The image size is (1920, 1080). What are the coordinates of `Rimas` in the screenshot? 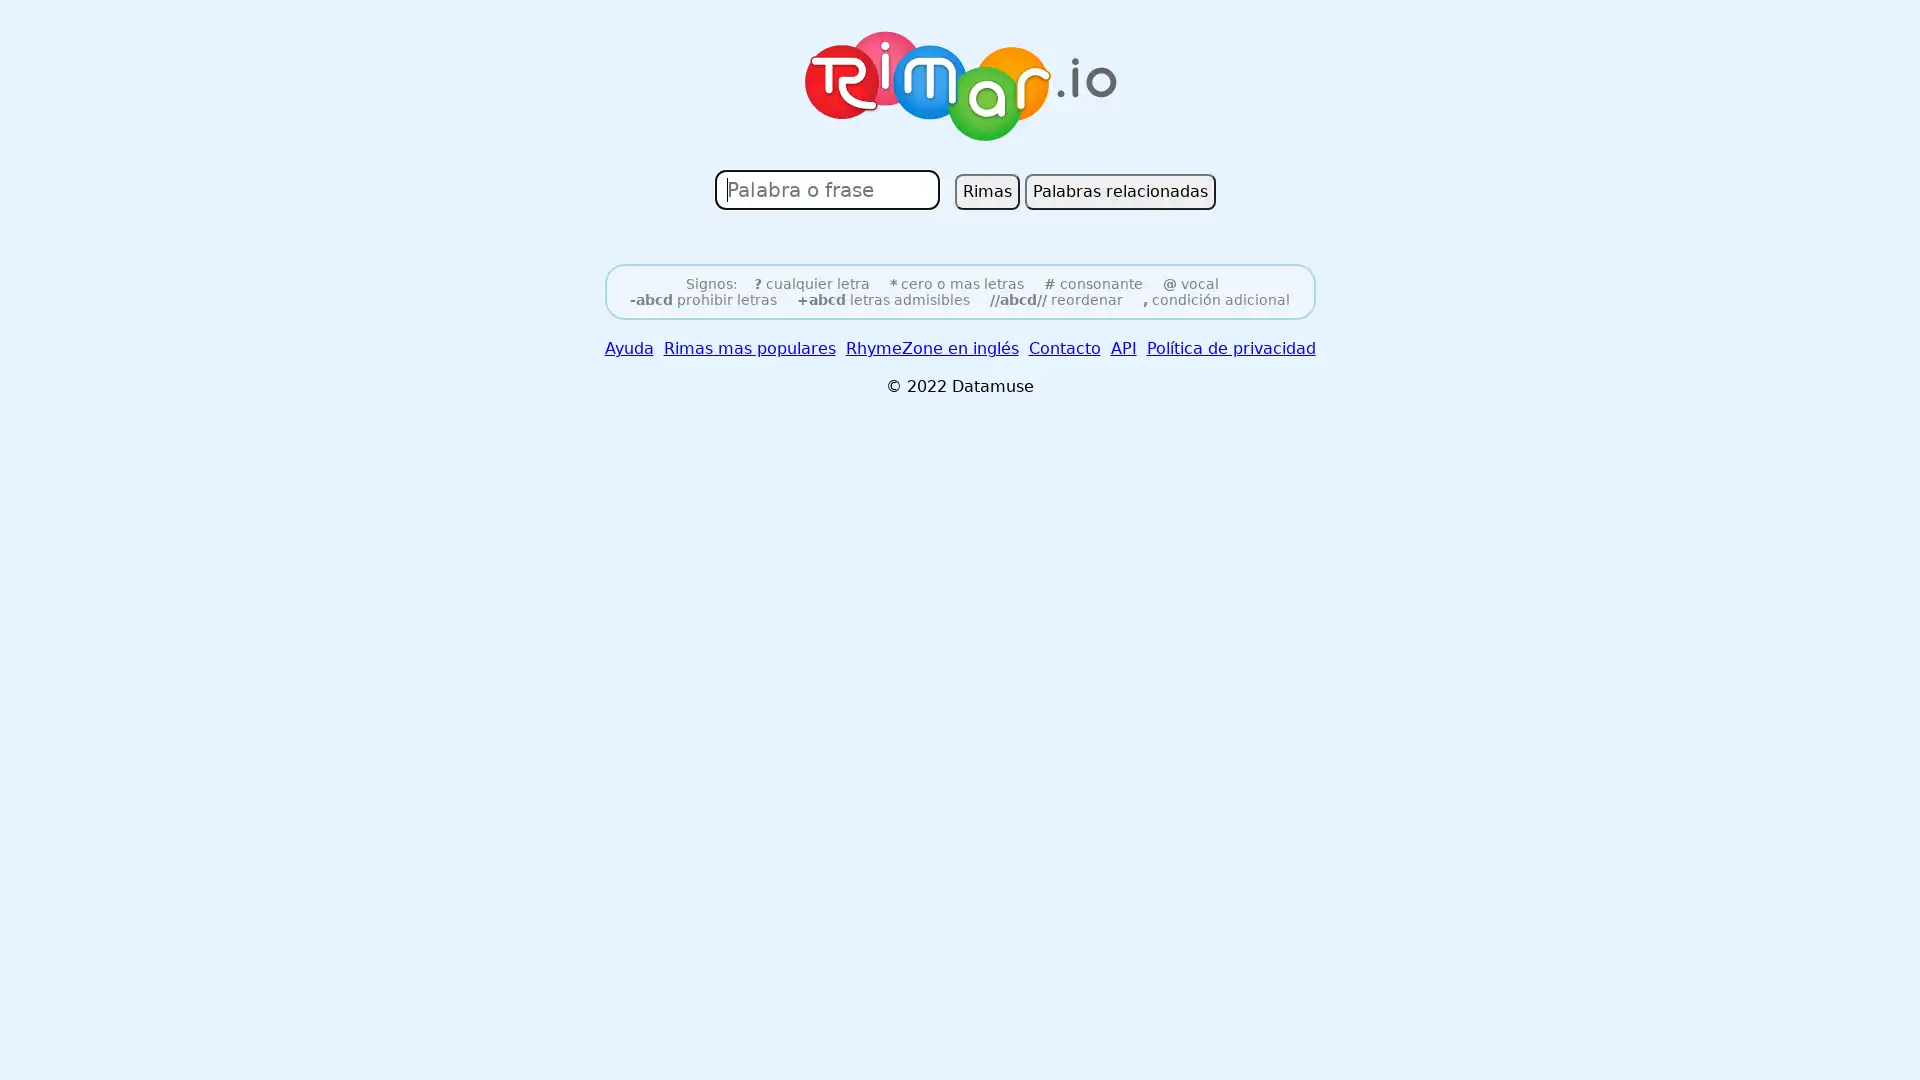 It's located at (986, 191).